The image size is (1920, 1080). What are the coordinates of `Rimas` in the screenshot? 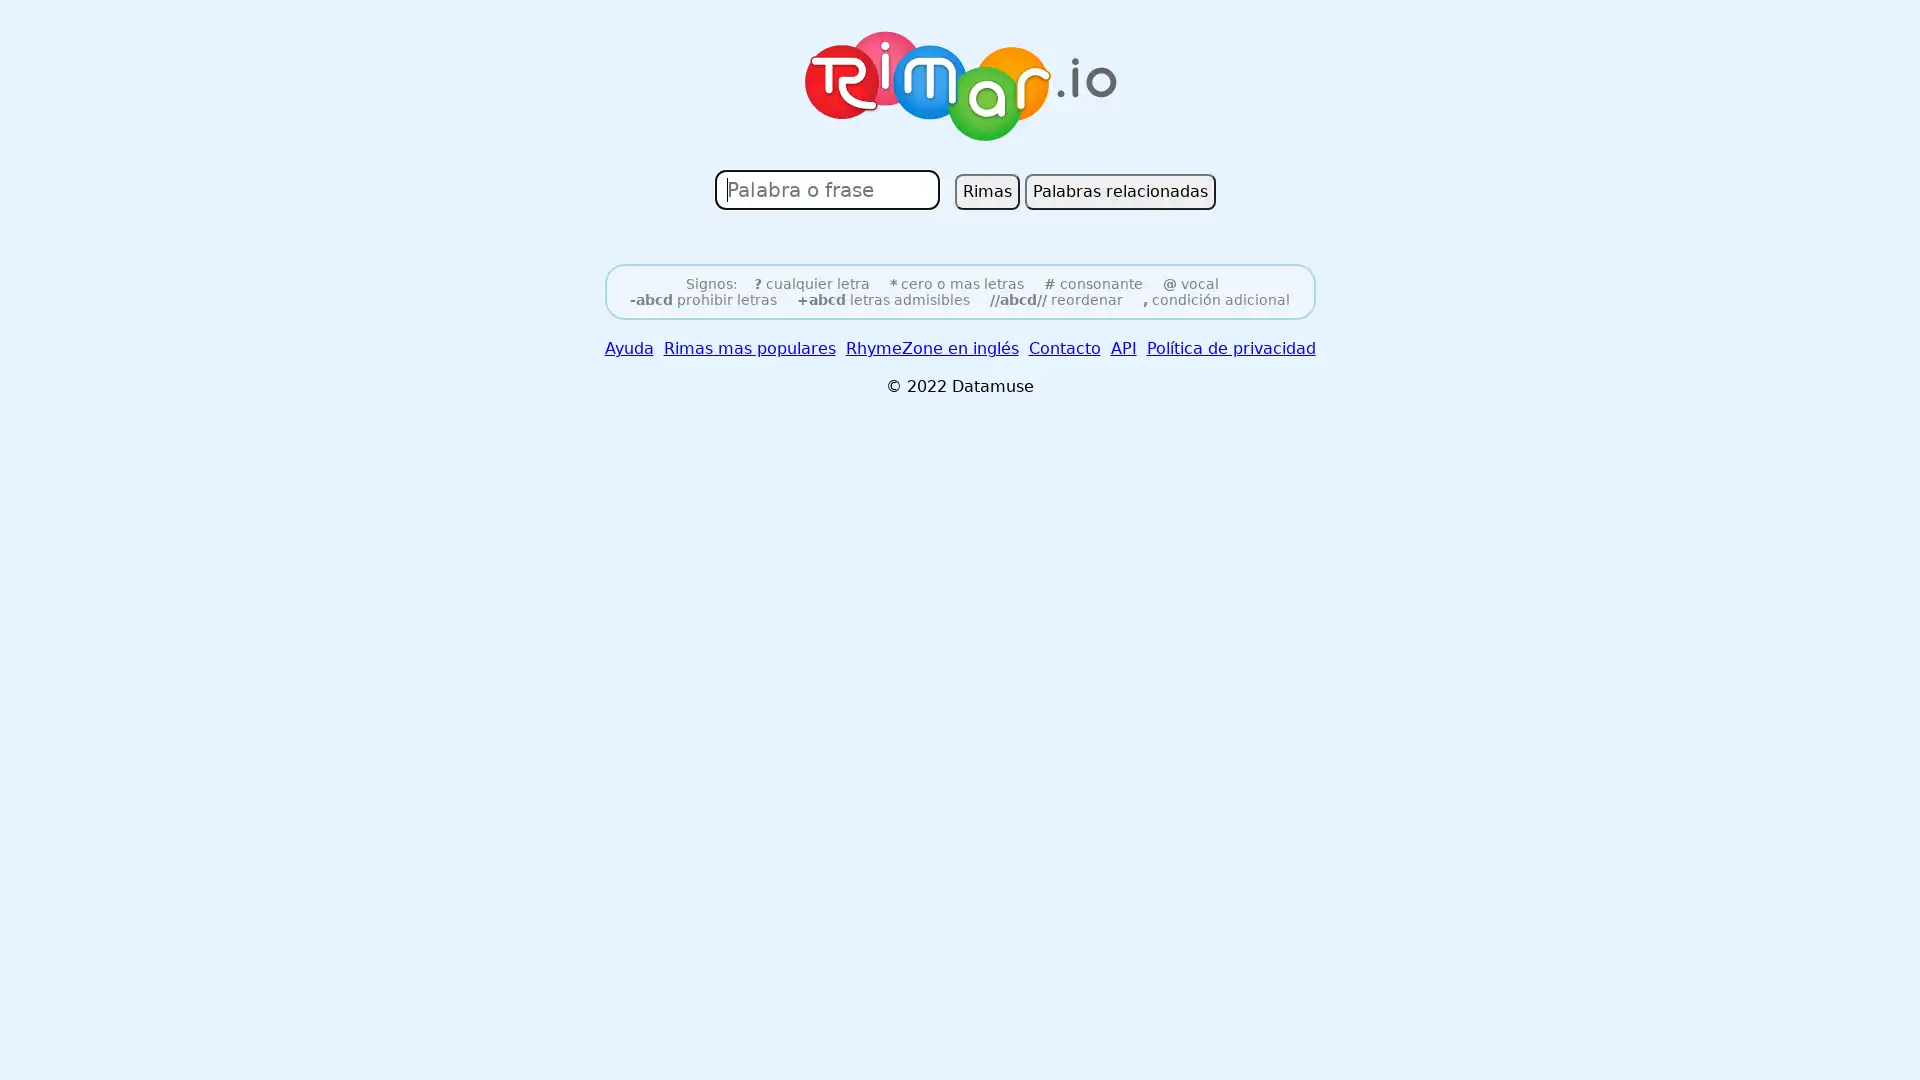 It's located at (986, 191).